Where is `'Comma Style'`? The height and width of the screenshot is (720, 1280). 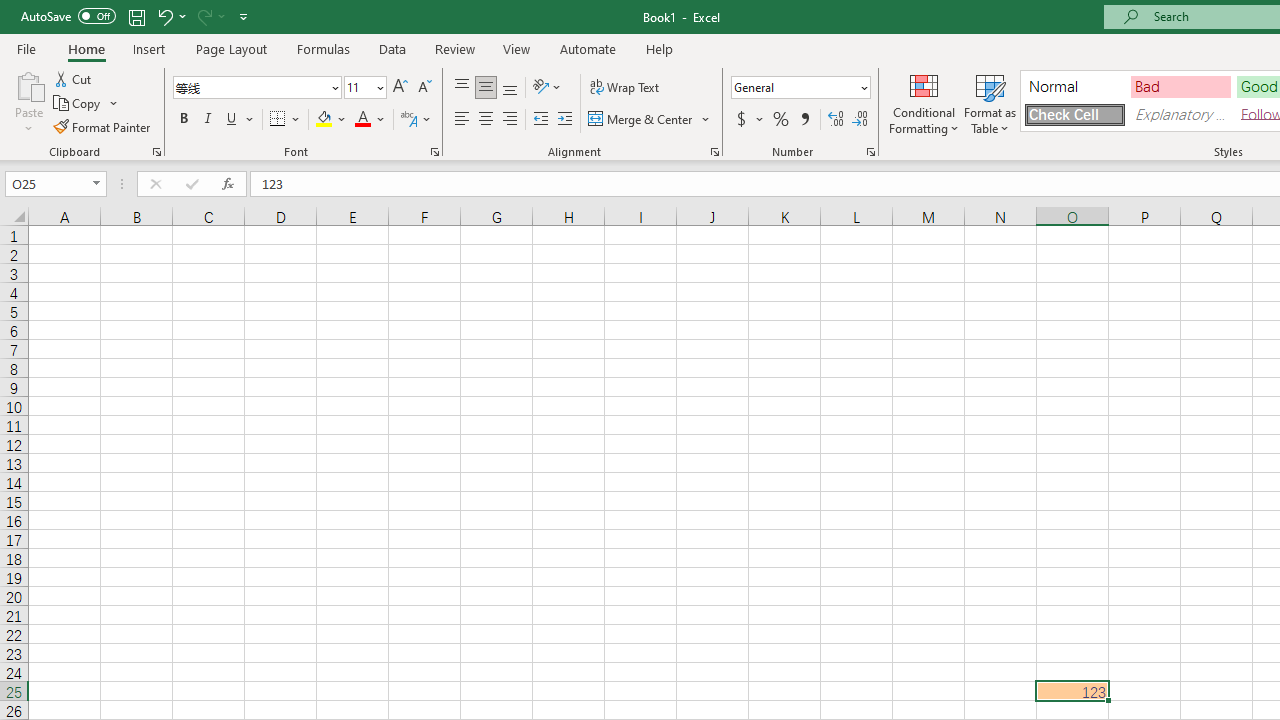 'Comma Style' is located at coordinates (805, 119).